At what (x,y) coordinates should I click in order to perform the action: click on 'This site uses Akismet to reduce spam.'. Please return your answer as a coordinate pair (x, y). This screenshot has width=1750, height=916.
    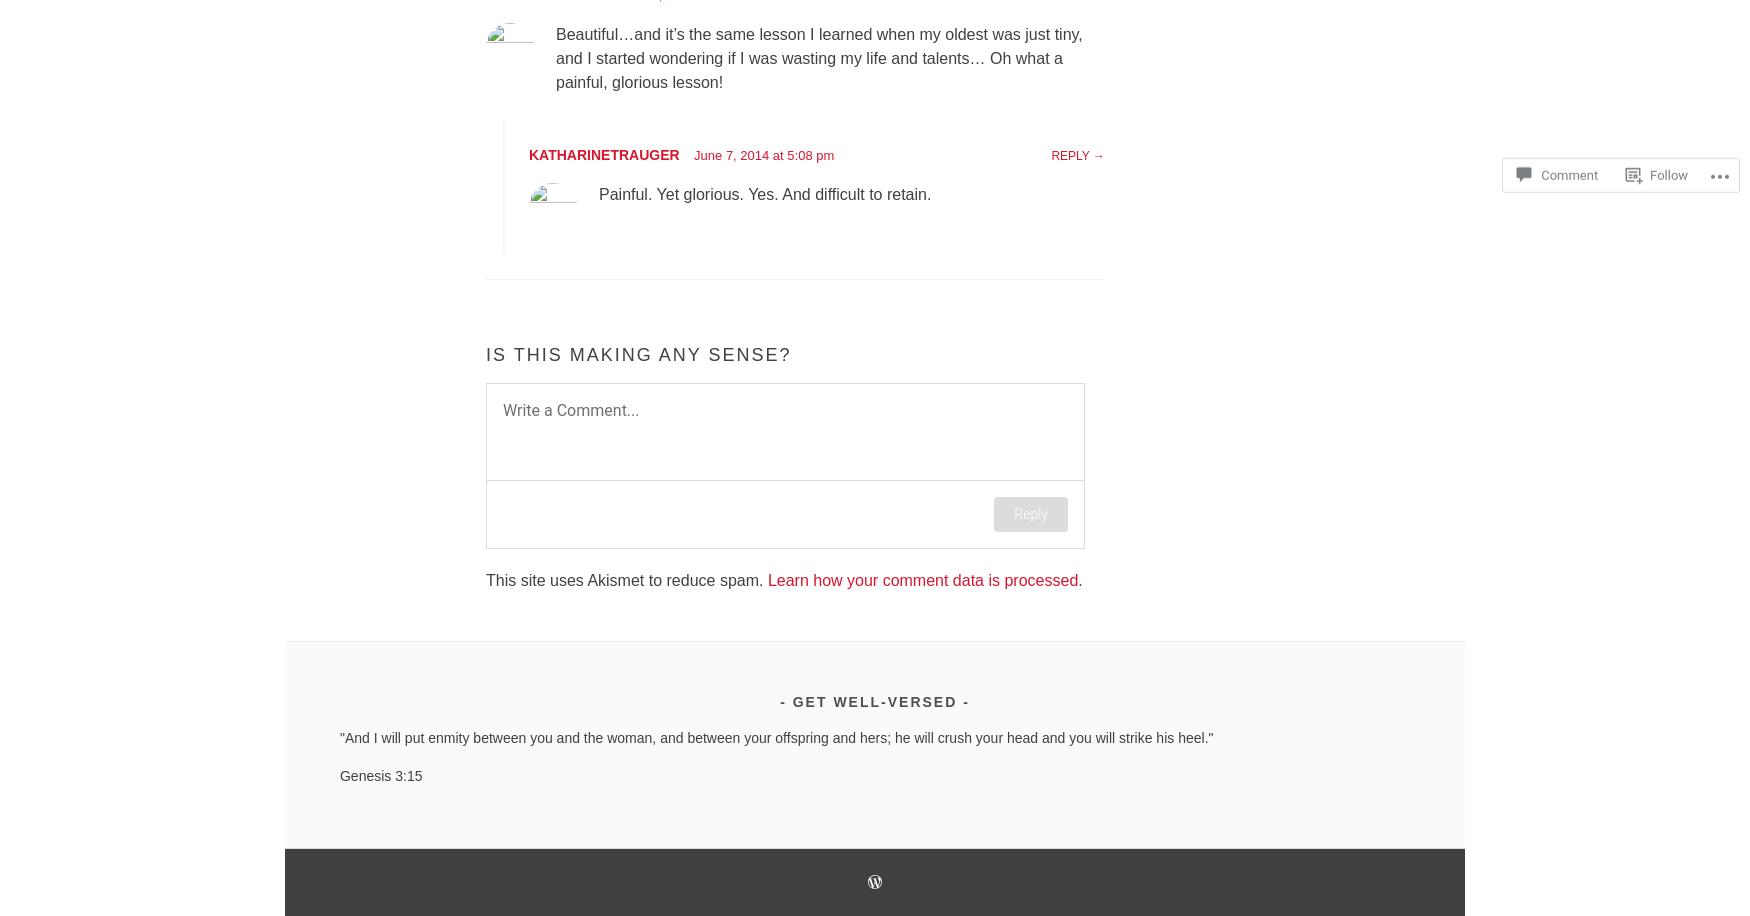
    Looking at the image, I should click on (625, 580).